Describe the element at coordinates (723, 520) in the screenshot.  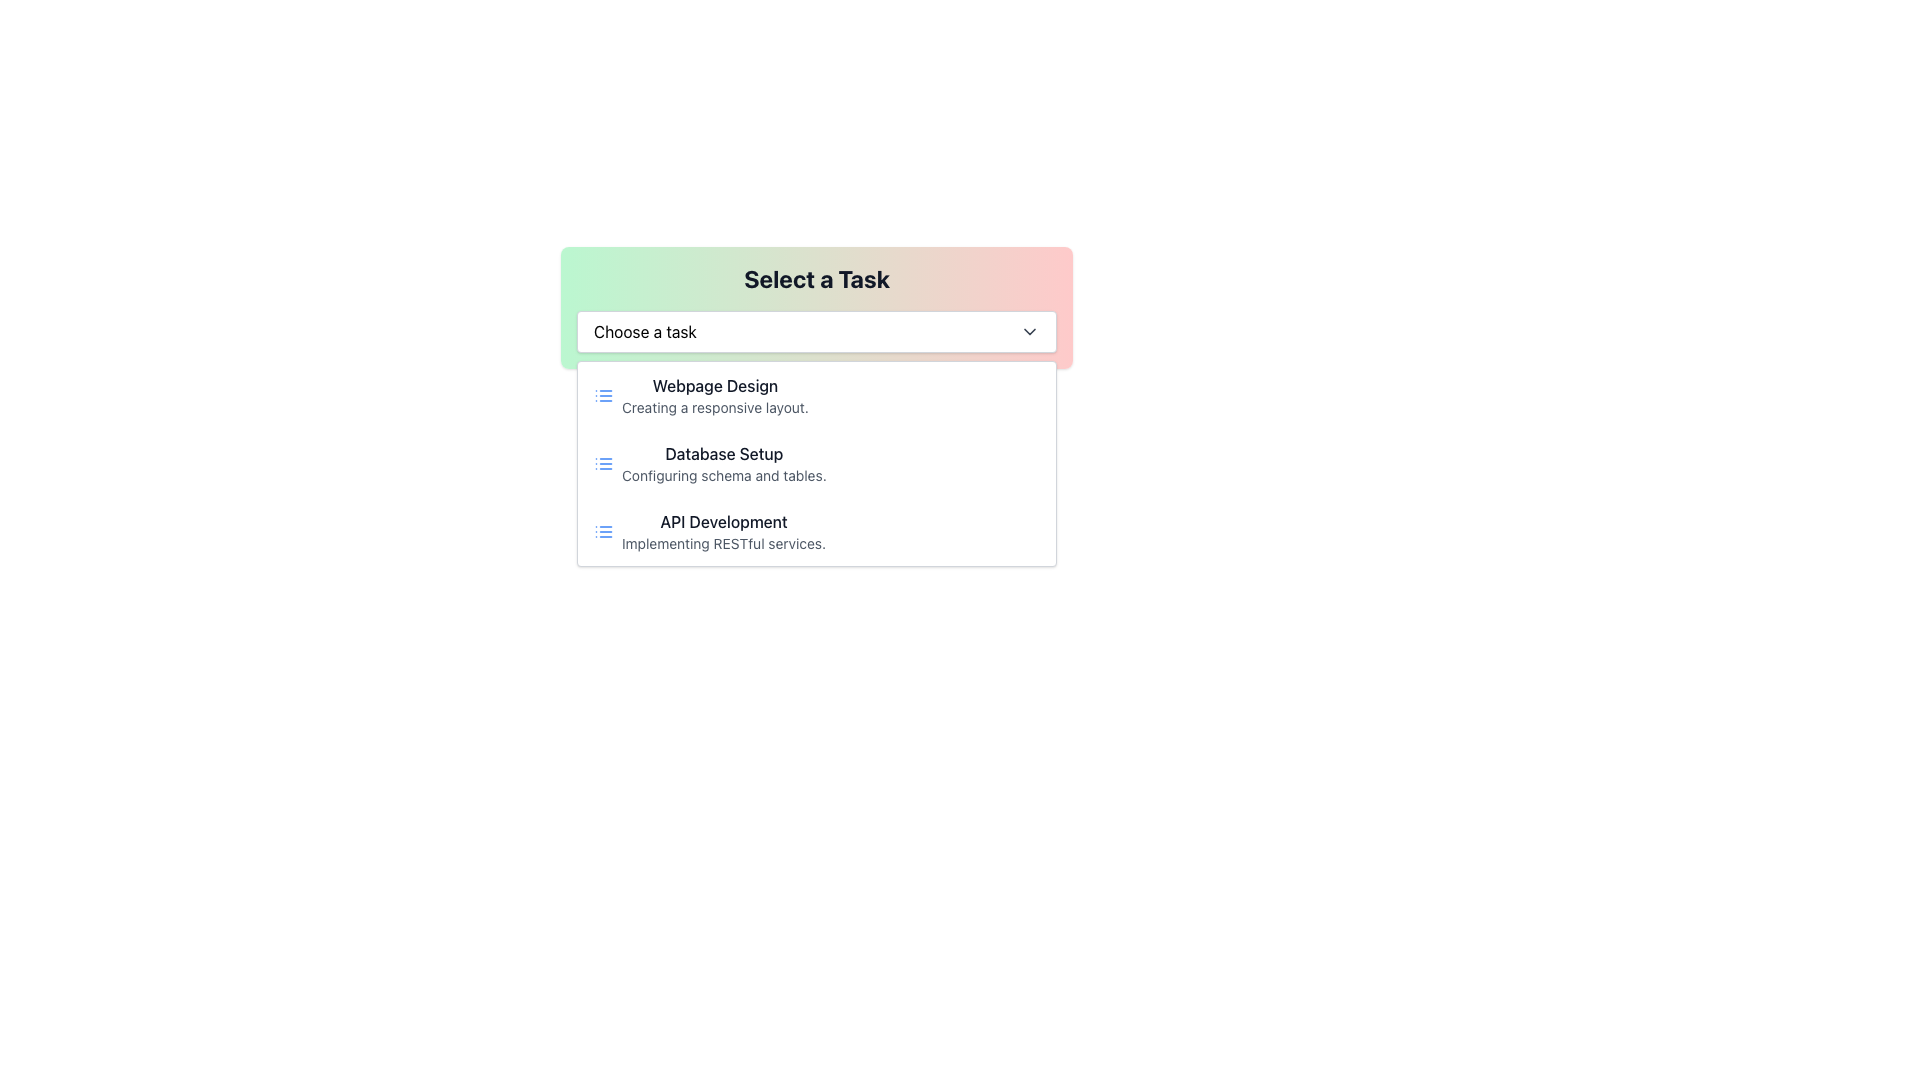
I see `the text label displaying 'API Development', which is the title of the third task option in the task selection dropdown list` at that location.